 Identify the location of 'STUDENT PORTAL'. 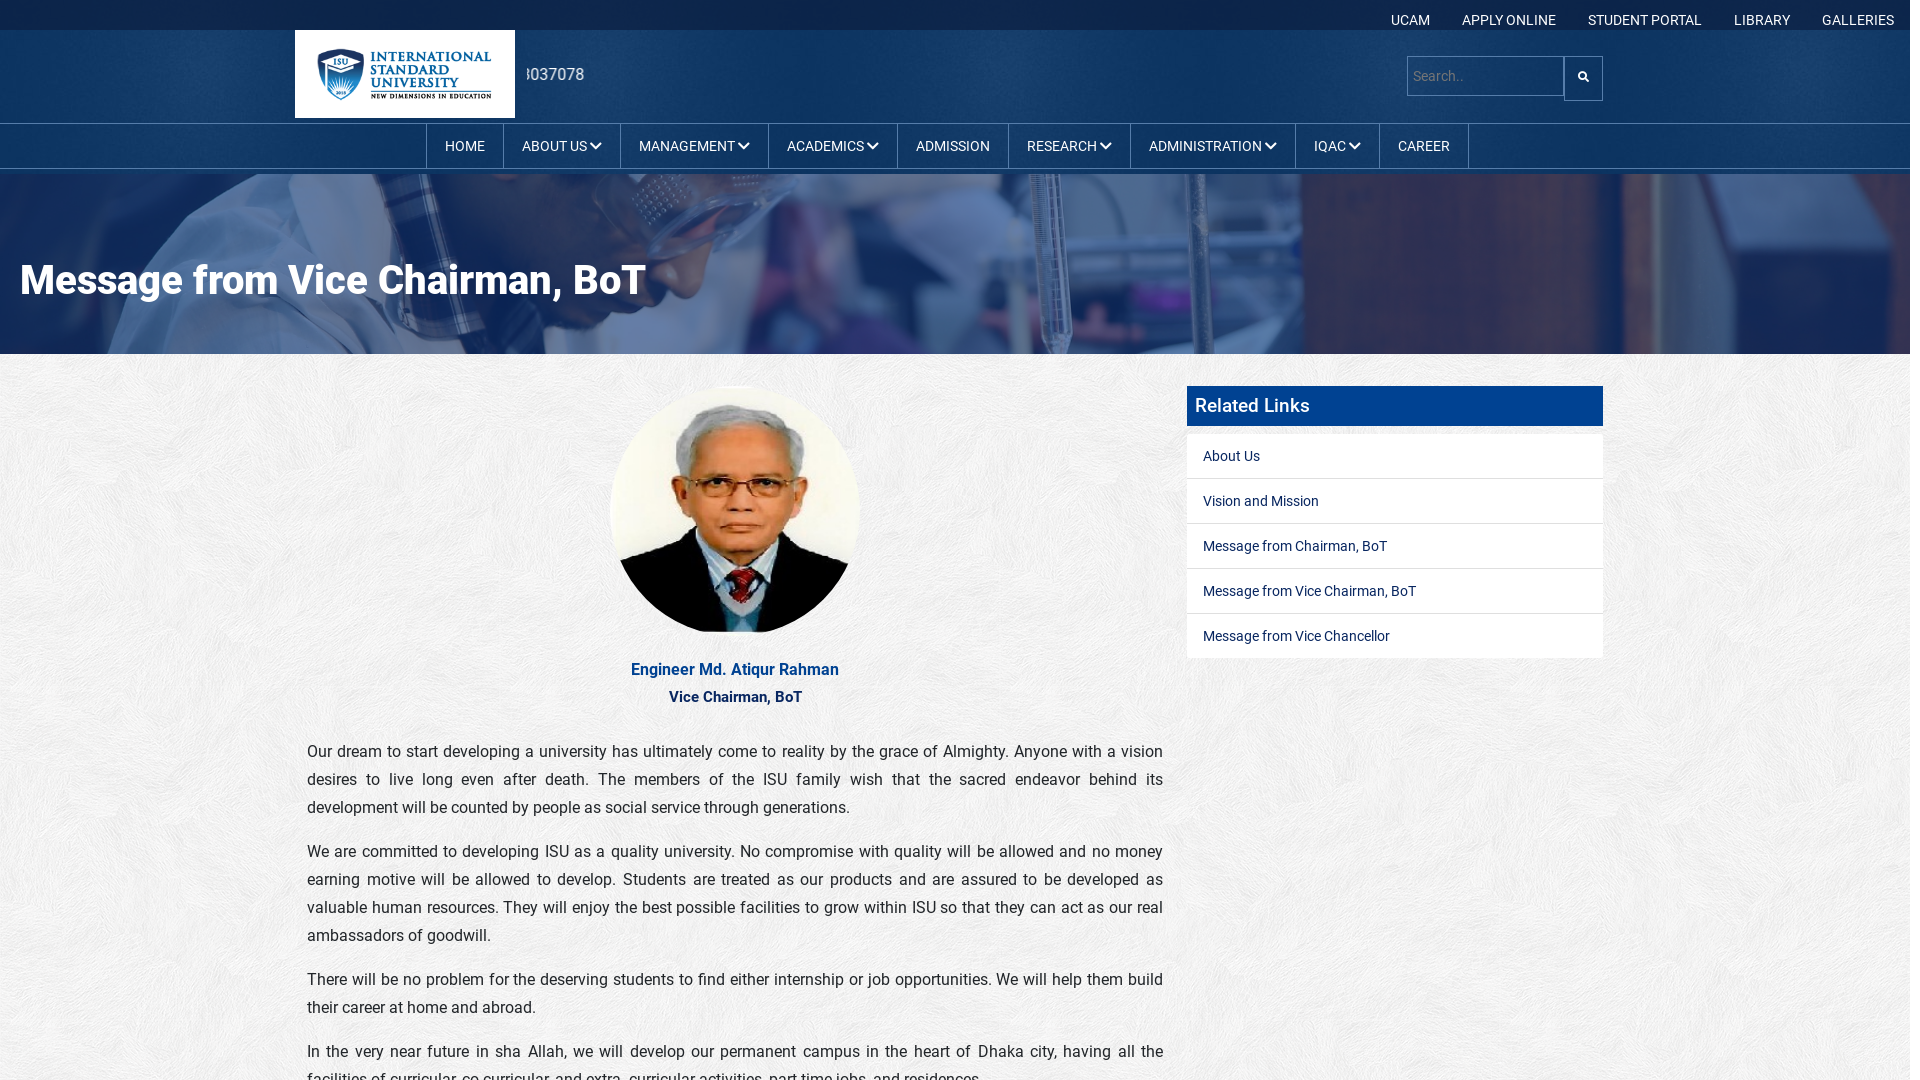
(1645, 19).